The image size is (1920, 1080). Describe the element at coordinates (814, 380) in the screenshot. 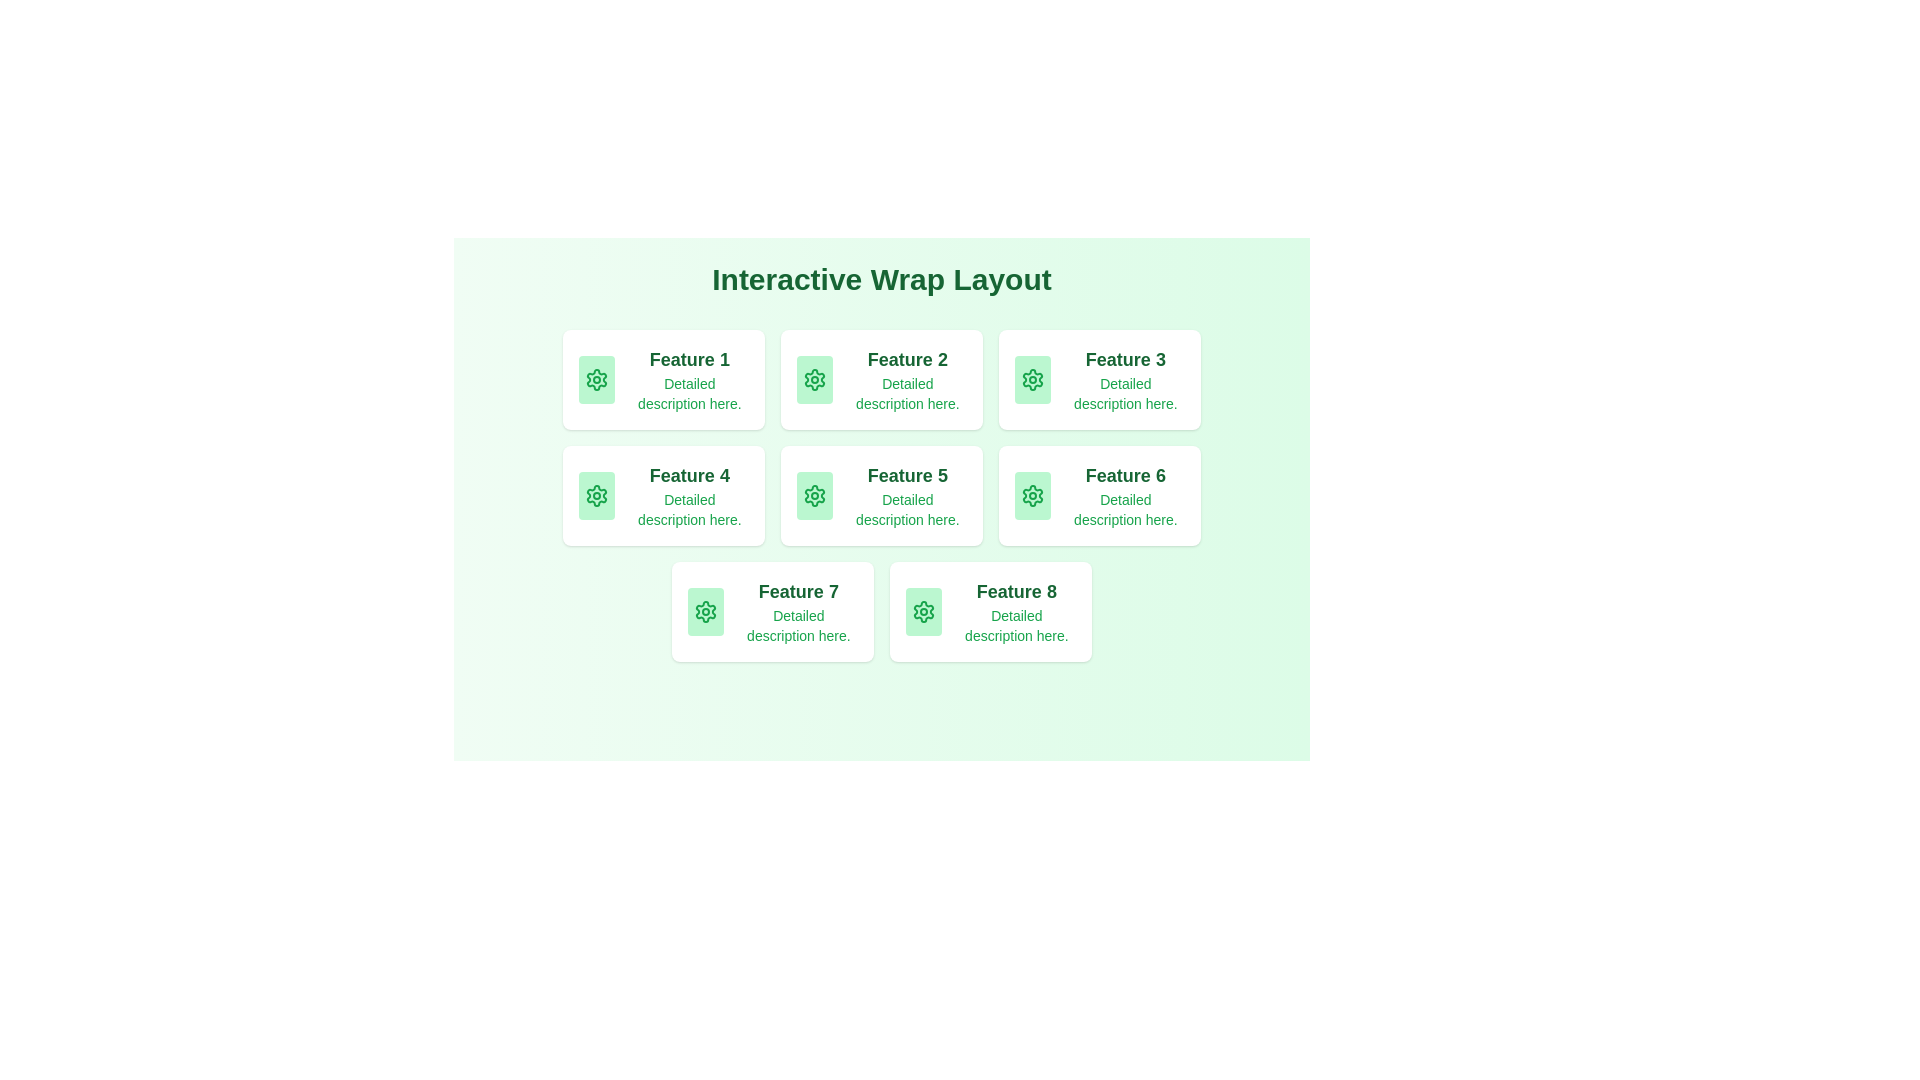

I see `the settings icon in the first column of the second row within the 'Interactive Wrap Layout' of 'Feature 2.'` at that location.